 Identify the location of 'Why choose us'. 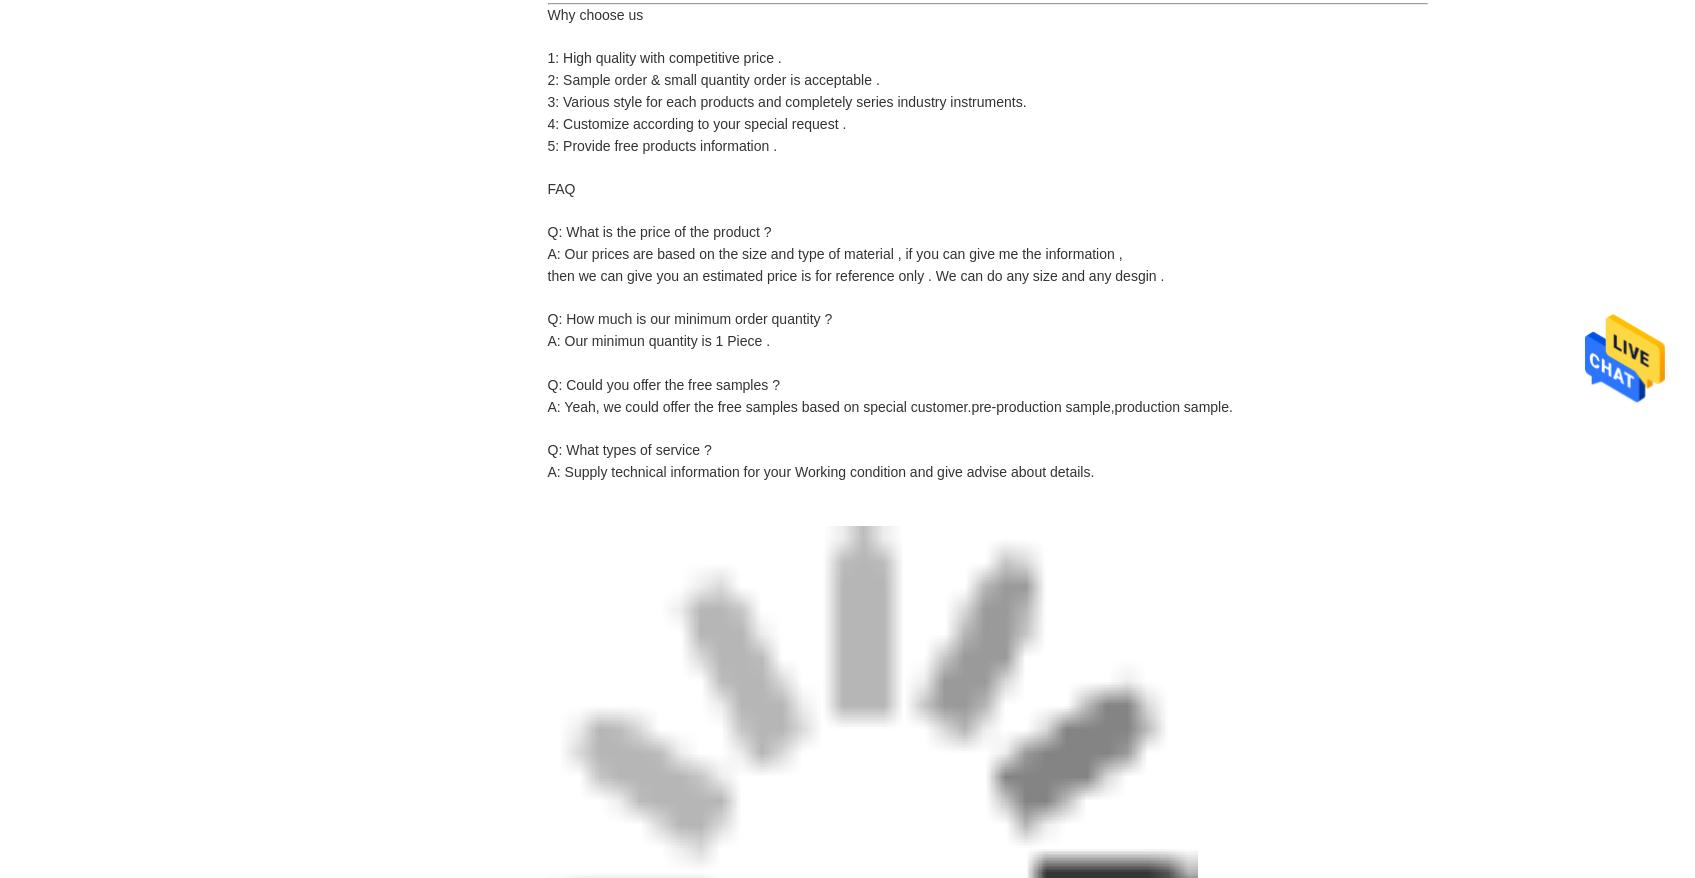
(593, 14).